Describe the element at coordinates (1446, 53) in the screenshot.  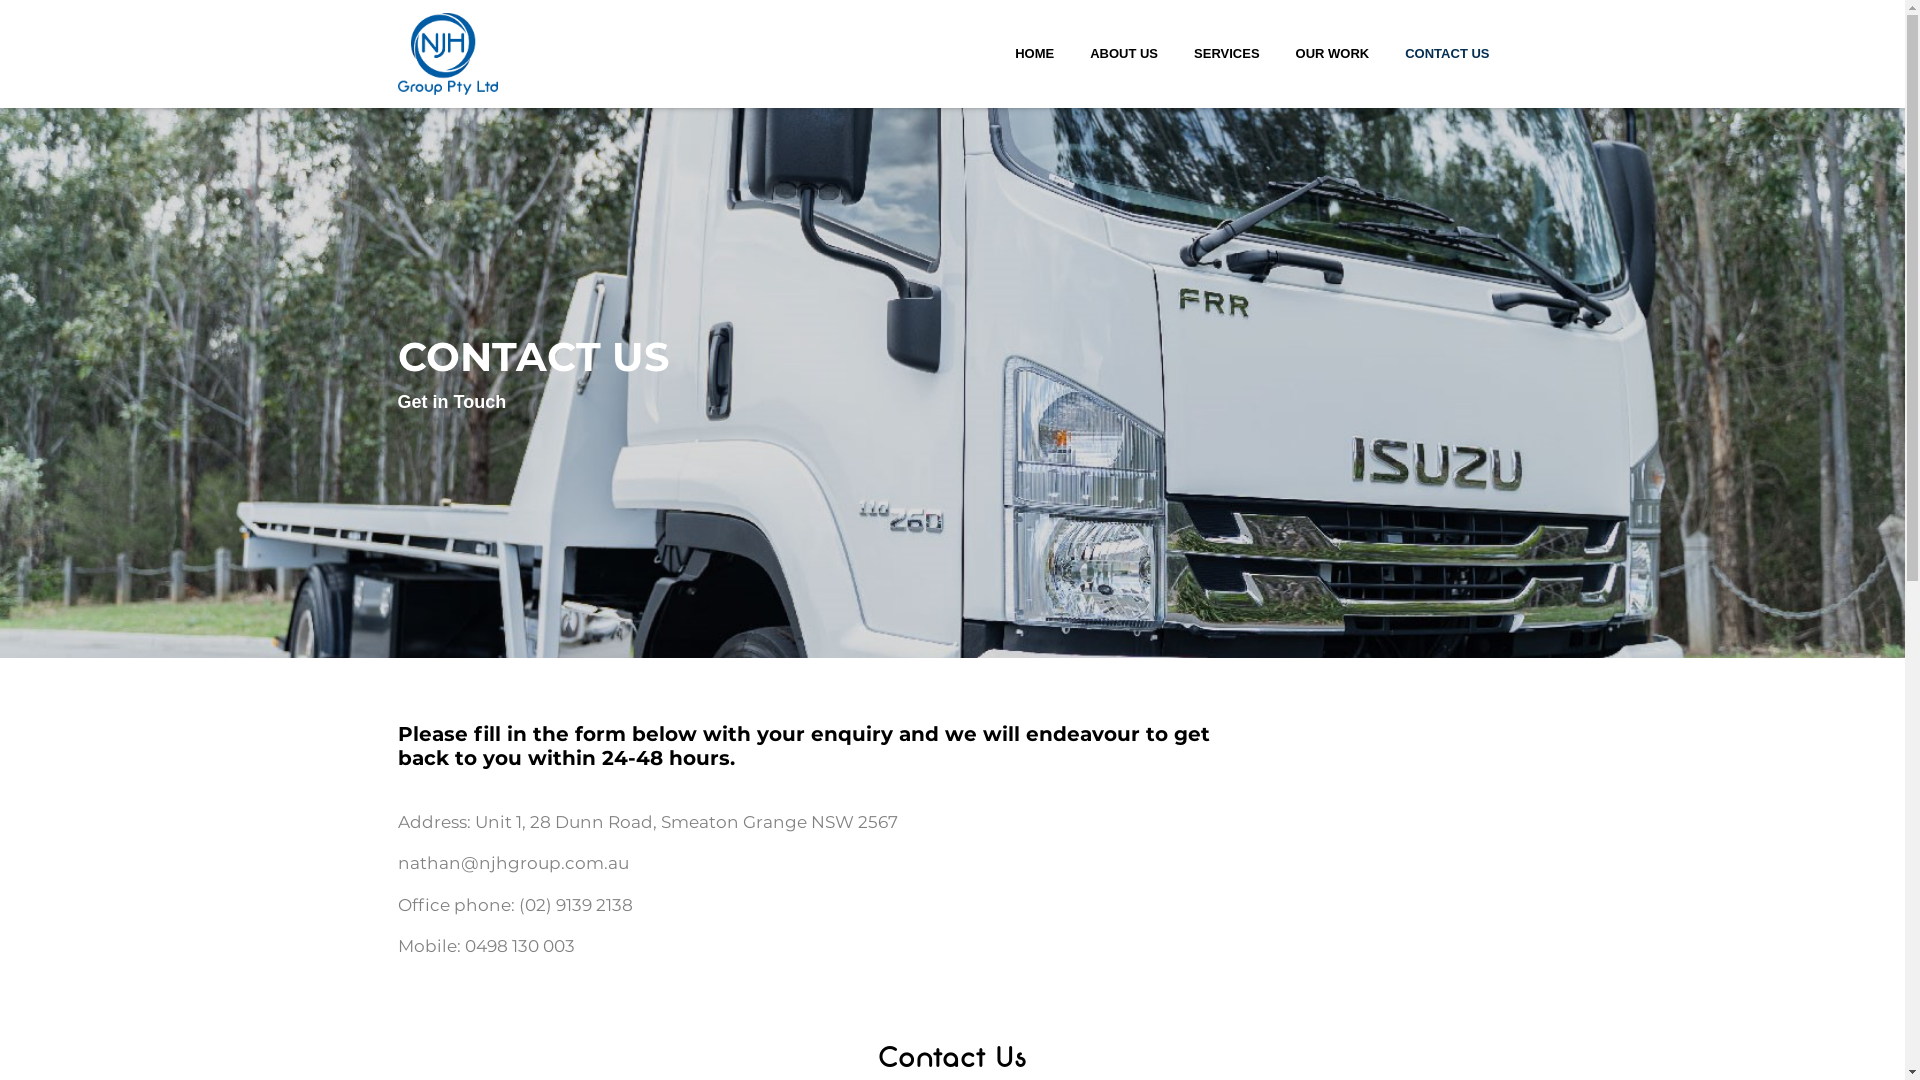
I see `'CONTACT US'` at that location.